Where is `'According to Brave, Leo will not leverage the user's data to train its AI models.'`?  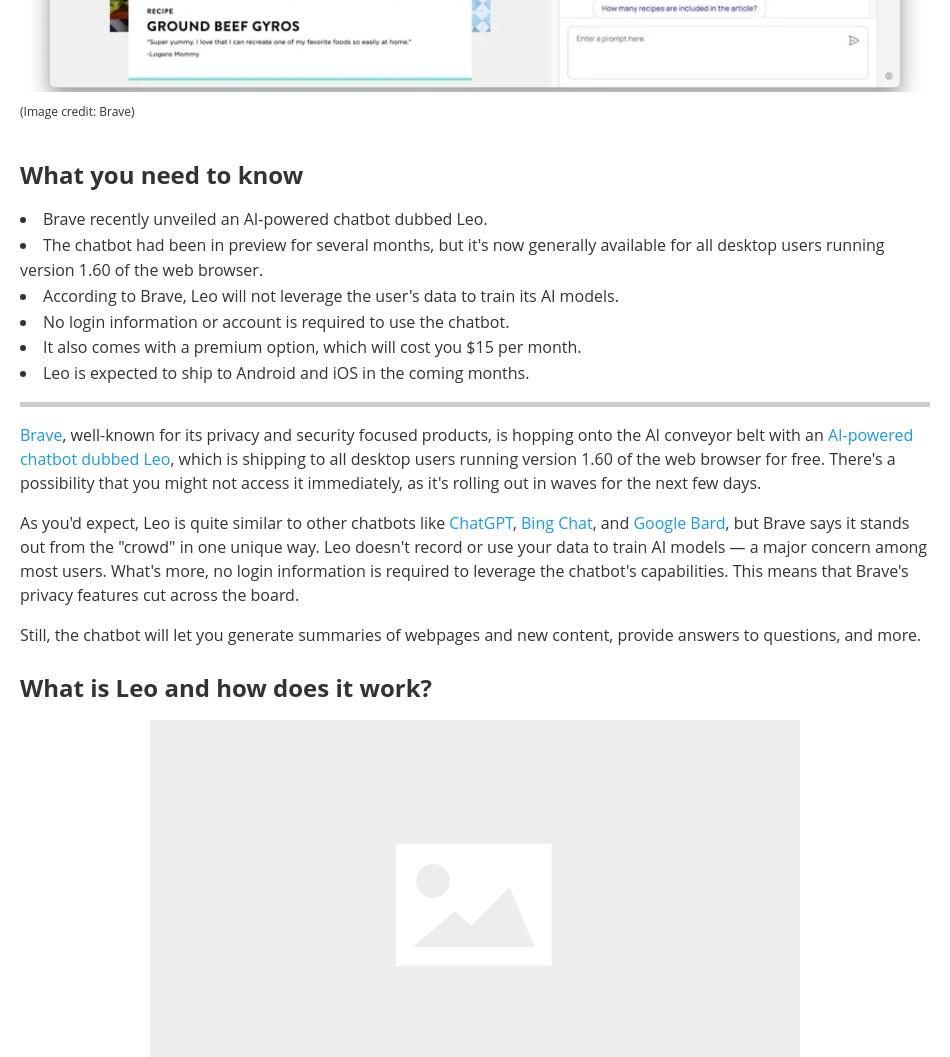
'According to Brave, Leo will not leverage the user's data to train its AI models.' is located at coordinates (329, 294).